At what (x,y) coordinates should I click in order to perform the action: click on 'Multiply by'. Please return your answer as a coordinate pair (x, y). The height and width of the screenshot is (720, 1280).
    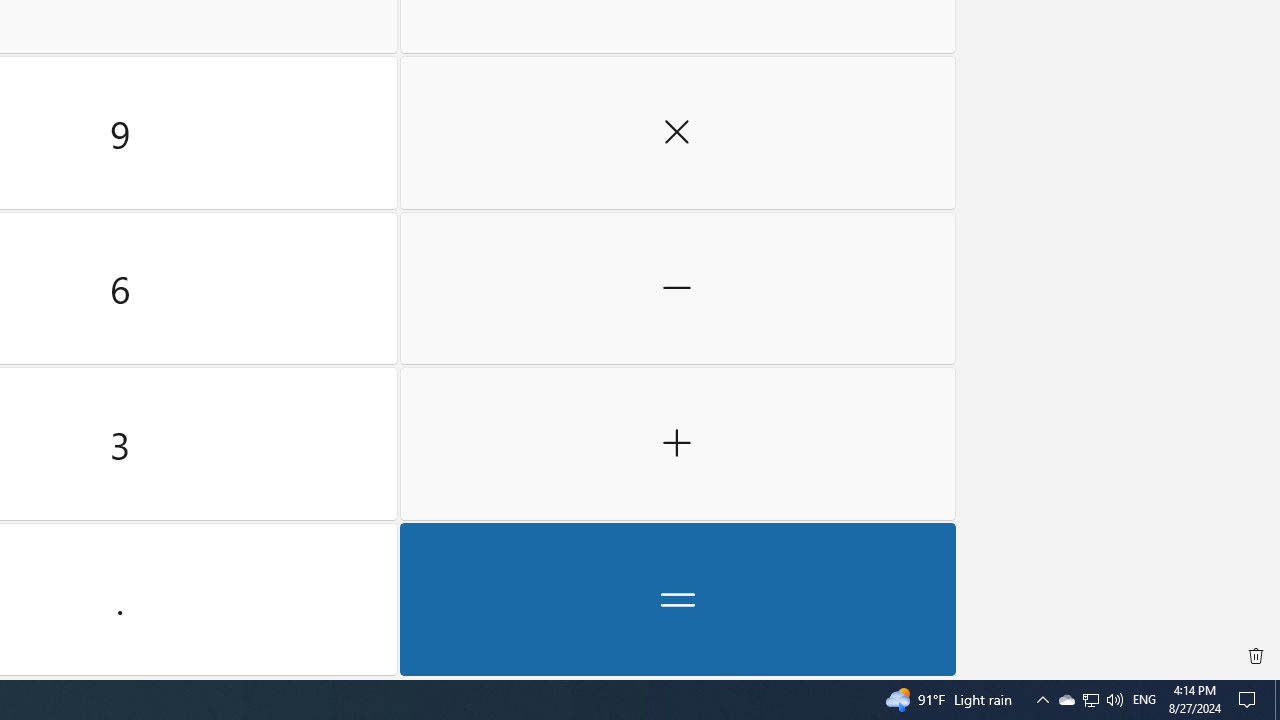
    Looking at the image, I should click on (677, 133).